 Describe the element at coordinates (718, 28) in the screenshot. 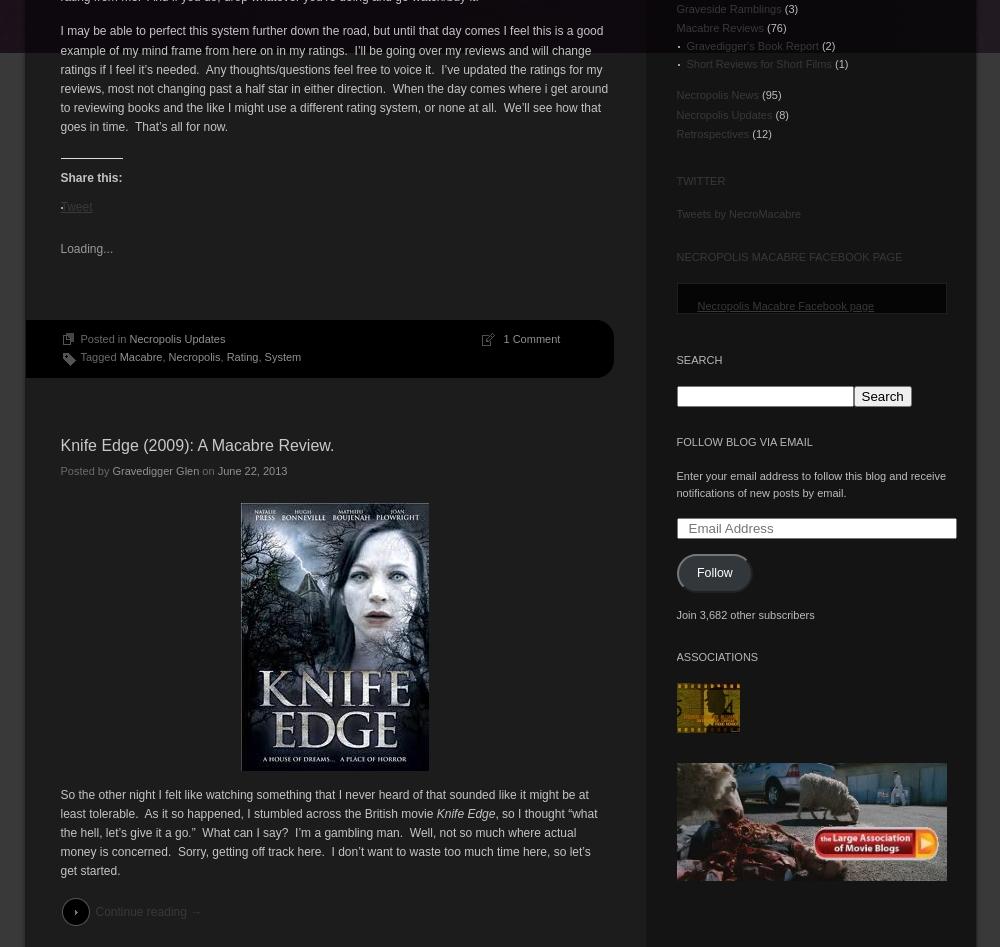

I see `'Macabre Reviews'` at that location.